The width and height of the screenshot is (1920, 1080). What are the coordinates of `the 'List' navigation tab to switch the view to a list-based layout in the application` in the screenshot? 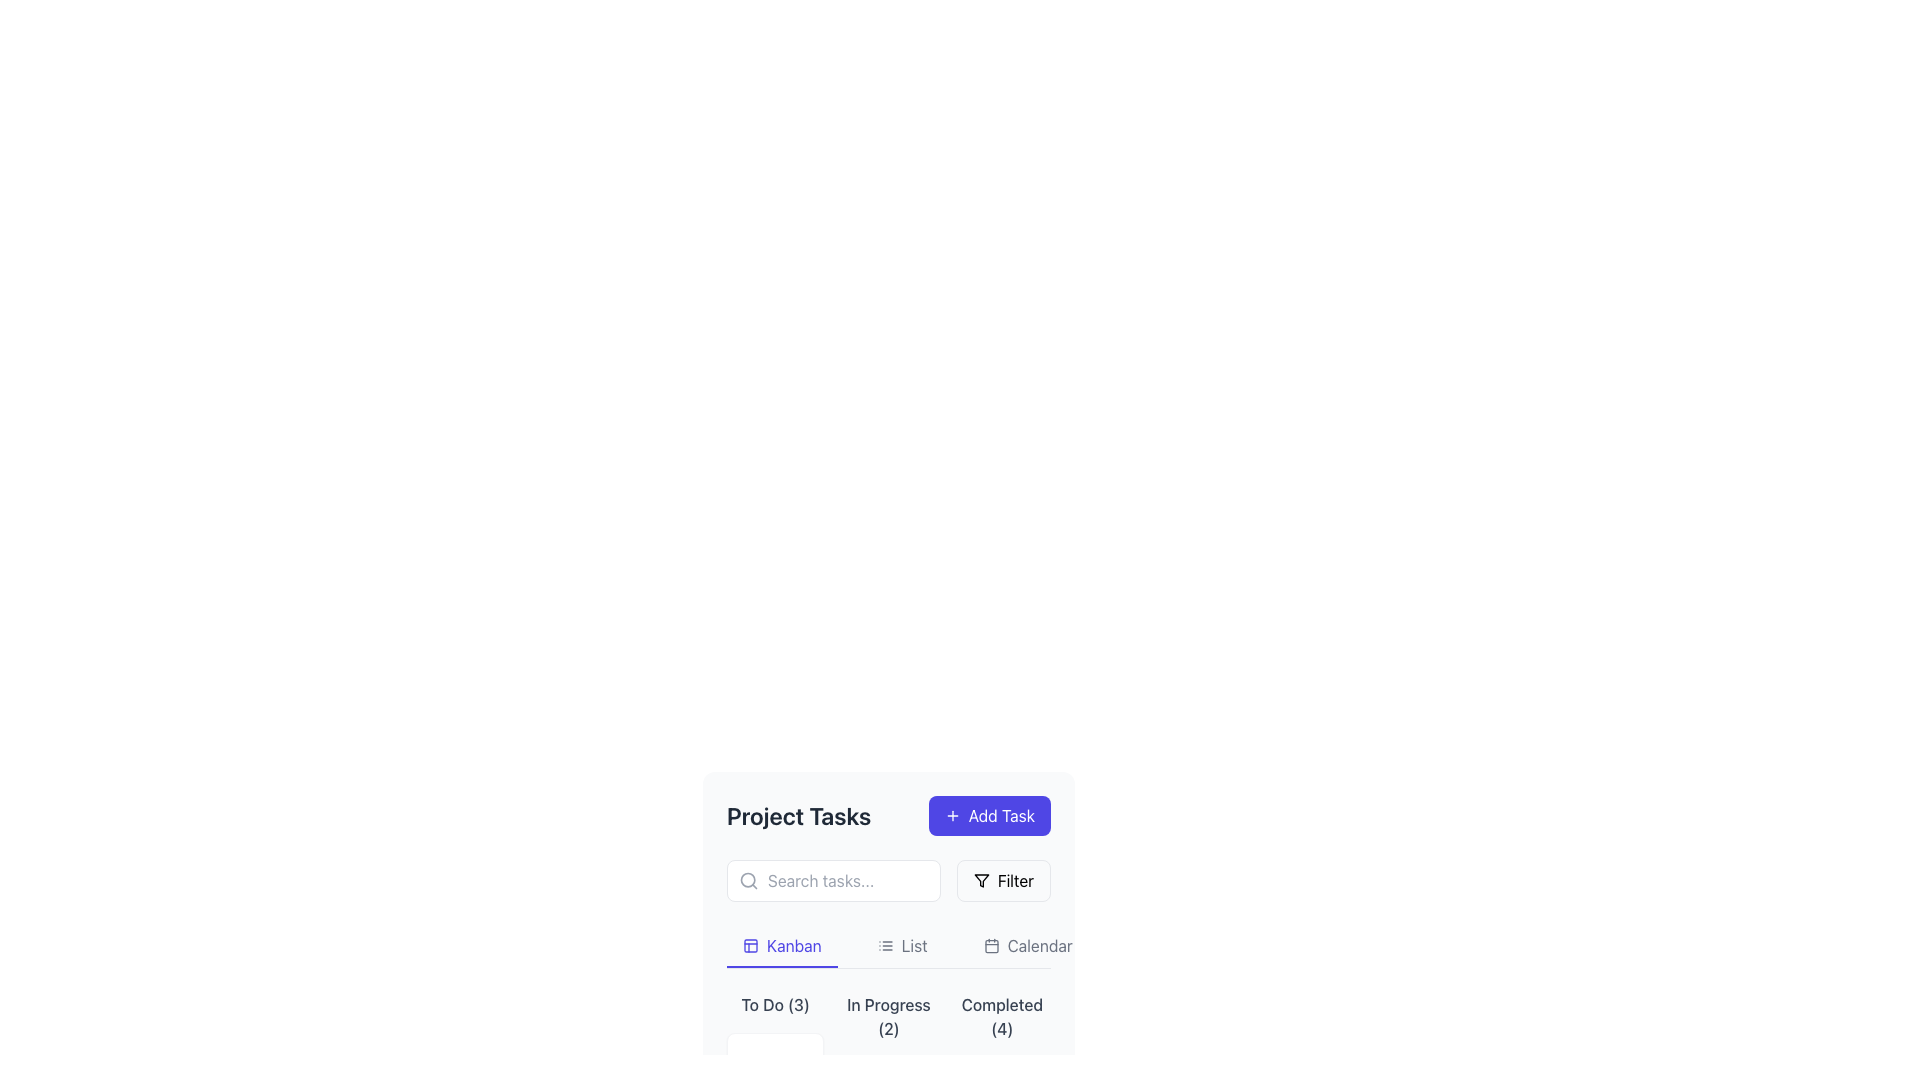 It's located at (901, 946).